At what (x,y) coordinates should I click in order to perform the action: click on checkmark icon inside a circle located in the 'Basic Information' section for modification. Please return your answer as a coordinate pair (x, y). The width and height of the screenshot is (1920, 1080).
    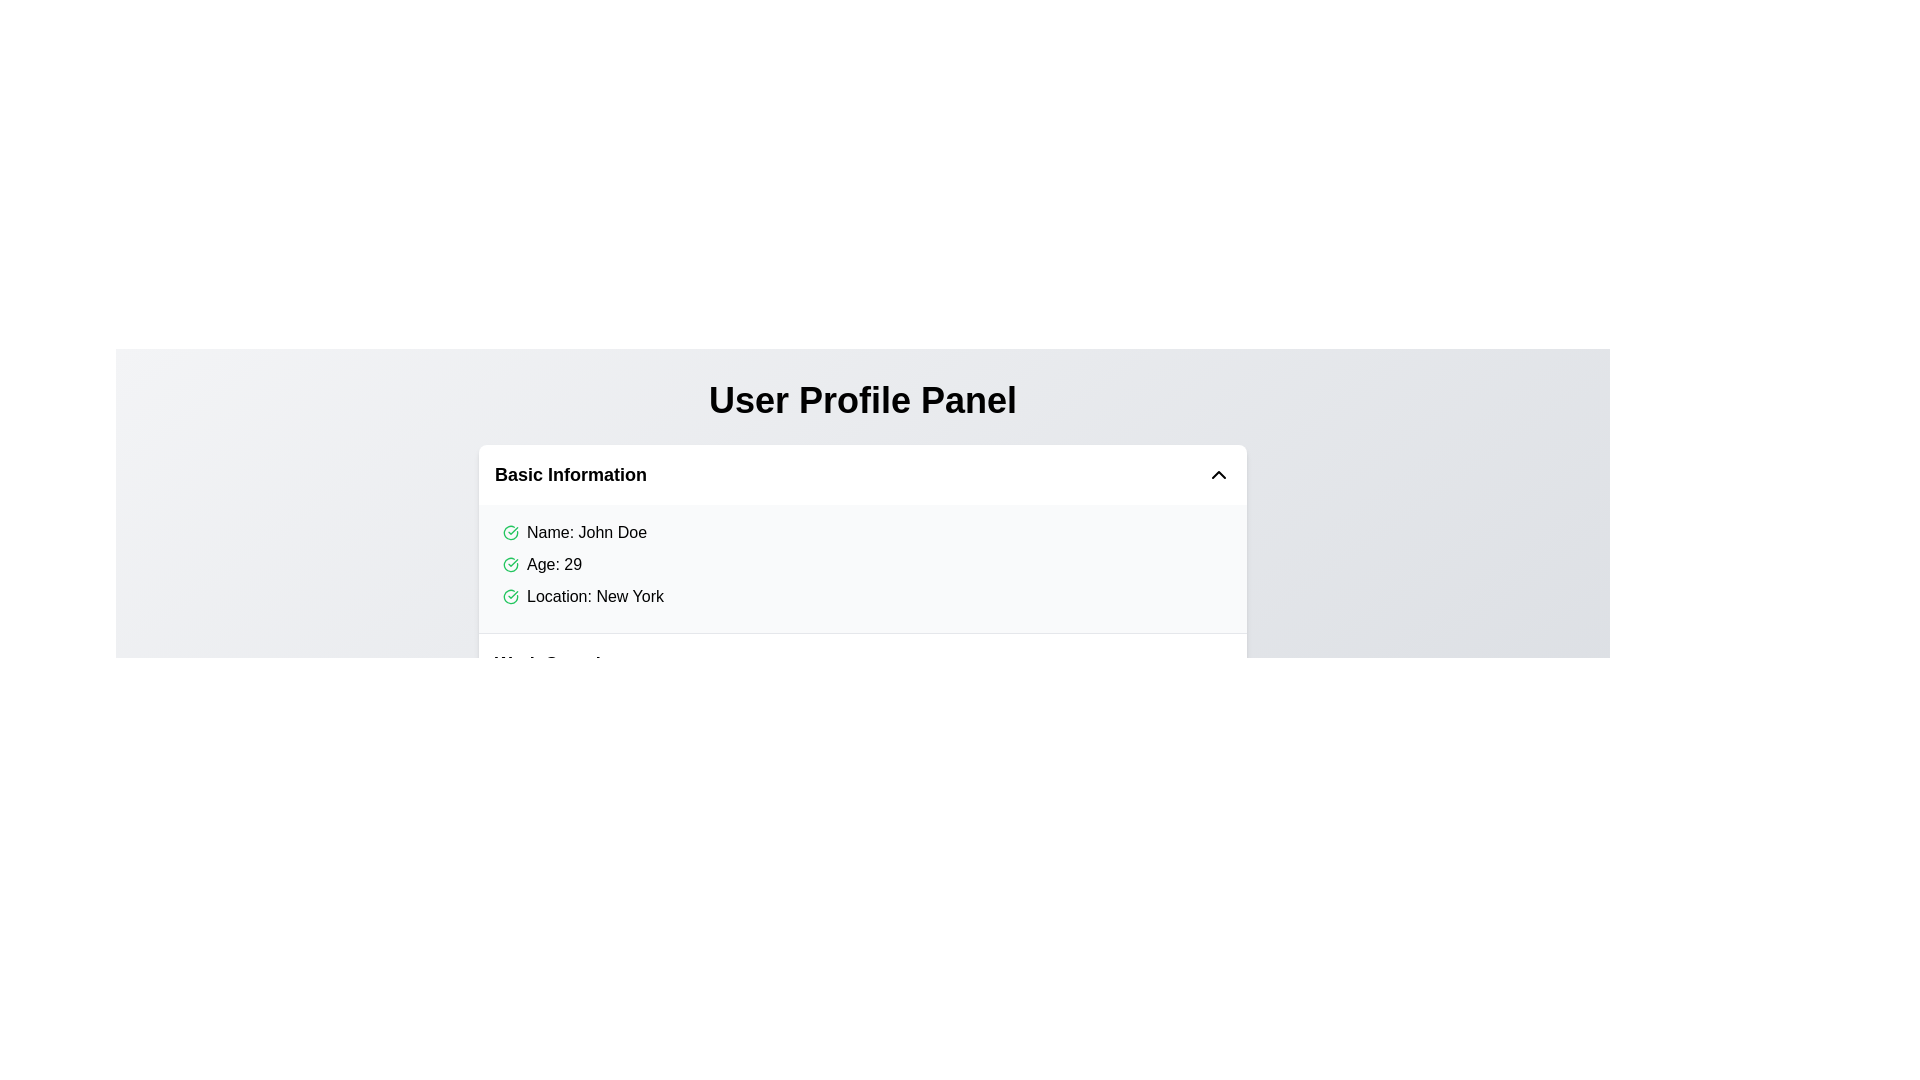
    Looking at the image, I should click on (510, 564).